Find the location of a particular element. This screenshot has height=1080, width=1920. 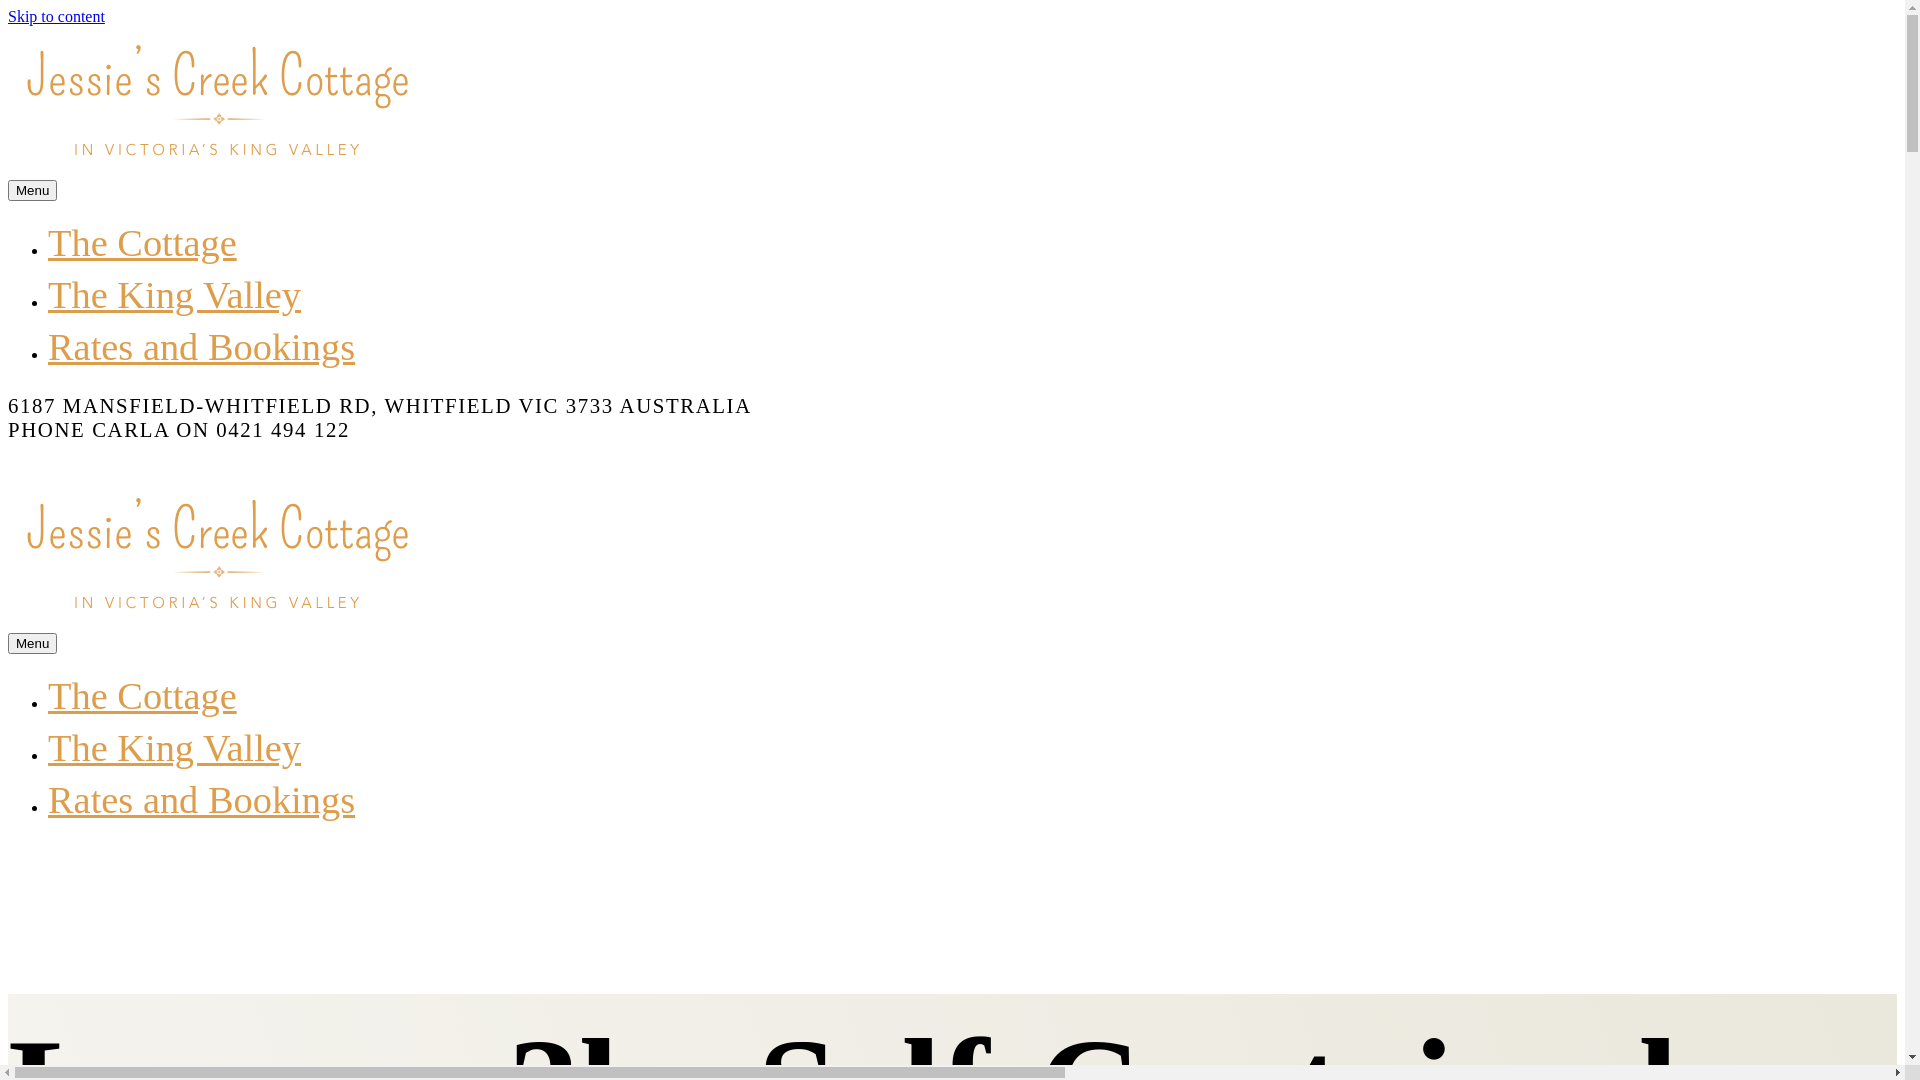

'The Cottage' is located at coordinates (141, 242).